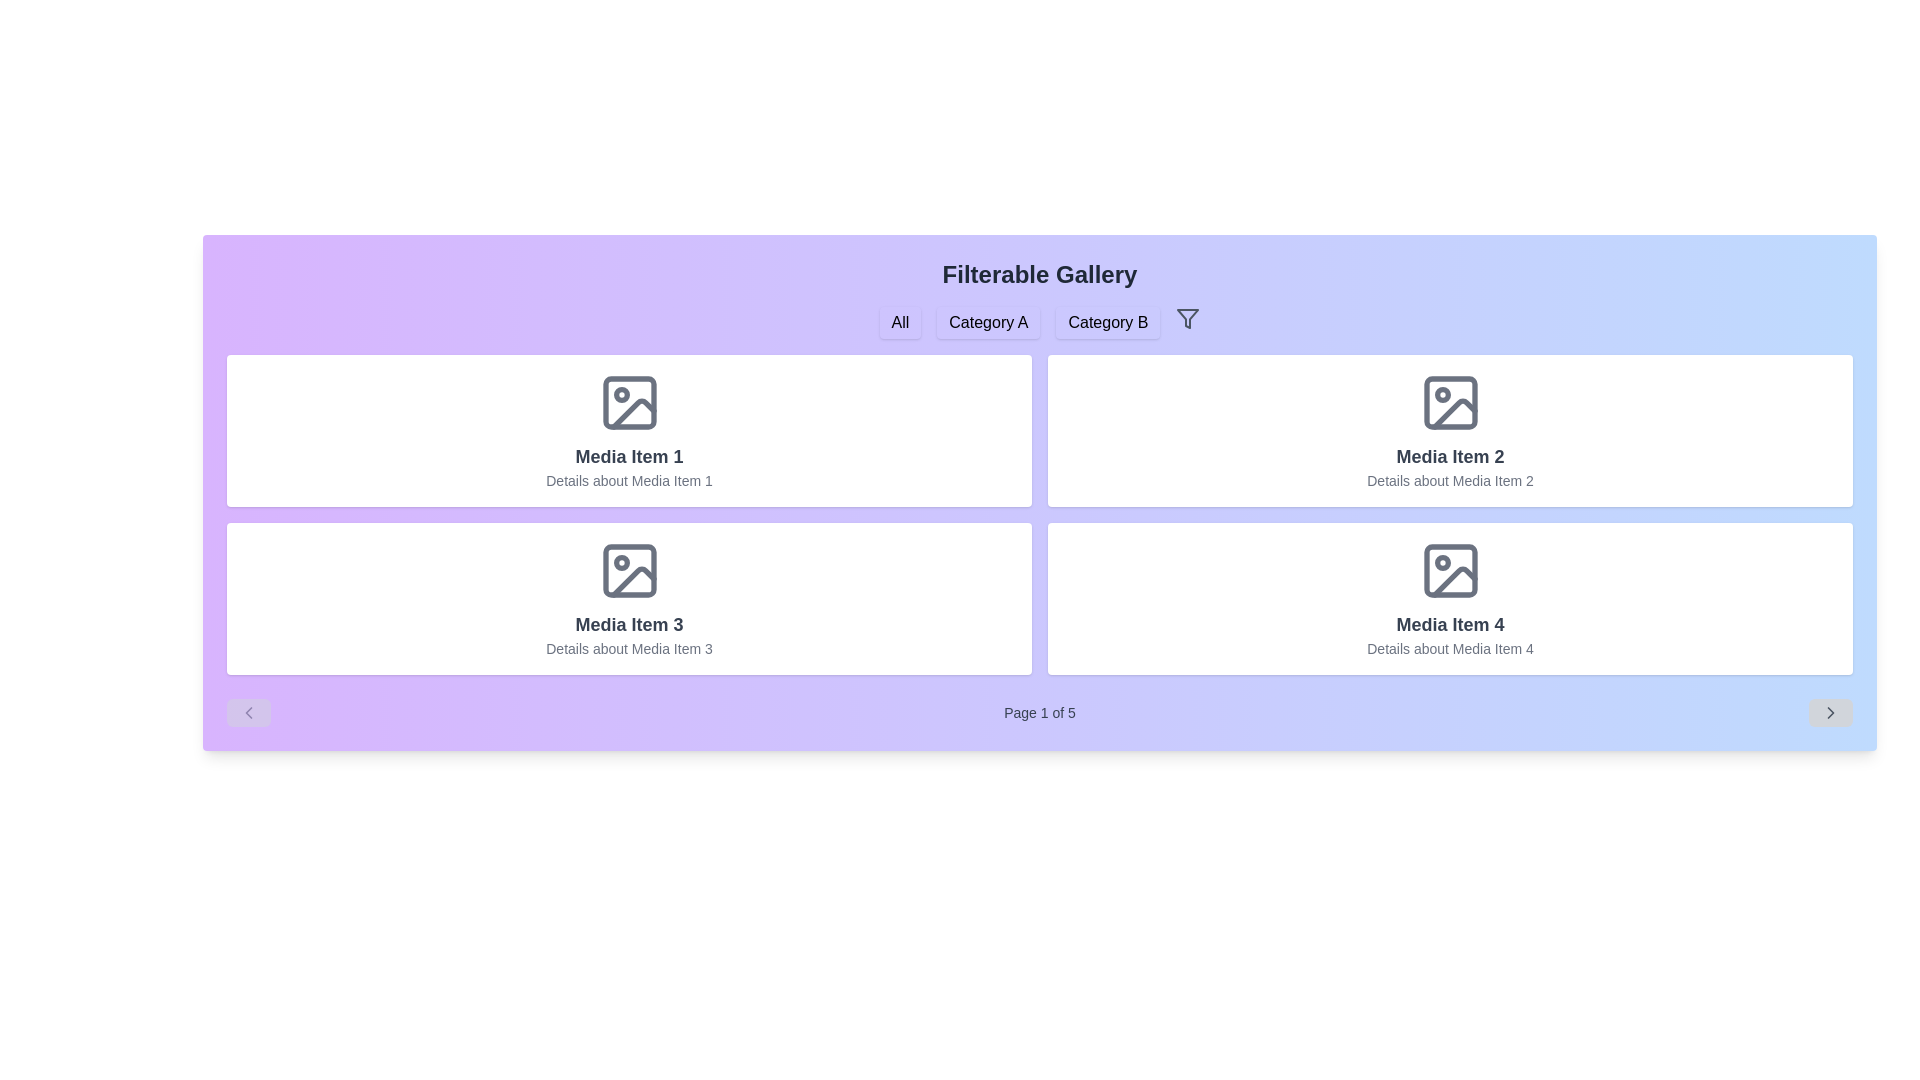 The image size is (1920, 1080). What do you see at coordinates (1450, 570) in the screenshot?
I see `the media icon located in the fourth media item card titled 'Media Item 4', which is centered horizontally and aligned near the top of the card` at bounding box center [1450, 570].